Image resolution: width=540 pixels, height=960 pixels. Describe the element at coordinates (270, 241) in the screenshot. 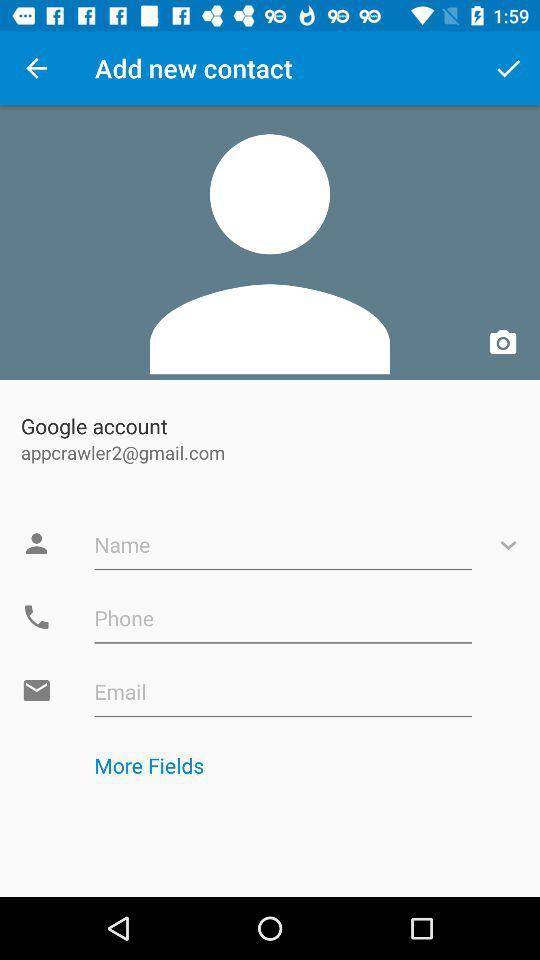

I see `the item above the google account app` at that location.